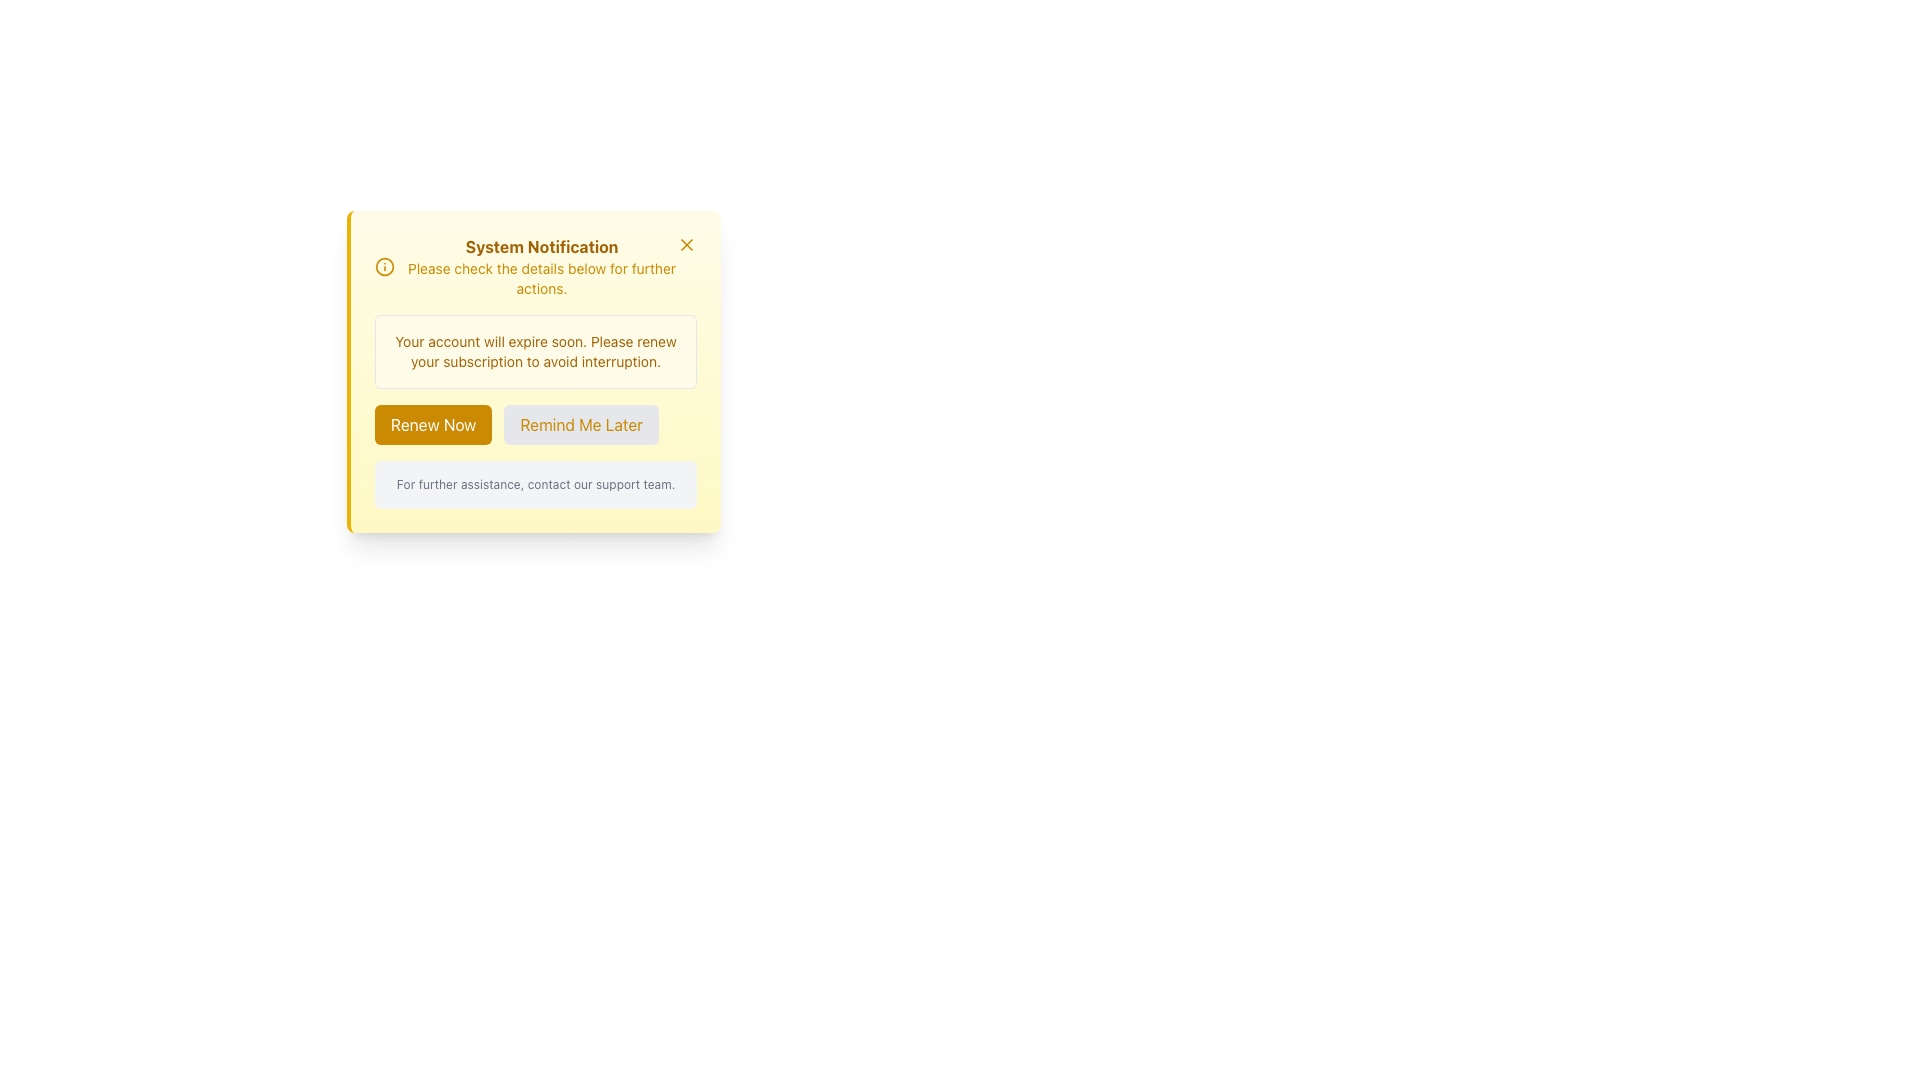 Image resolution: width=1920 pixels, height=1080 pixels. Describe the element at coordinates (536, 485) in the screenshot. I see `the contact information text block located at the bottom center of the notification card, below the 'Renew Now' and 'Remind Me Later' buttons` at that location.